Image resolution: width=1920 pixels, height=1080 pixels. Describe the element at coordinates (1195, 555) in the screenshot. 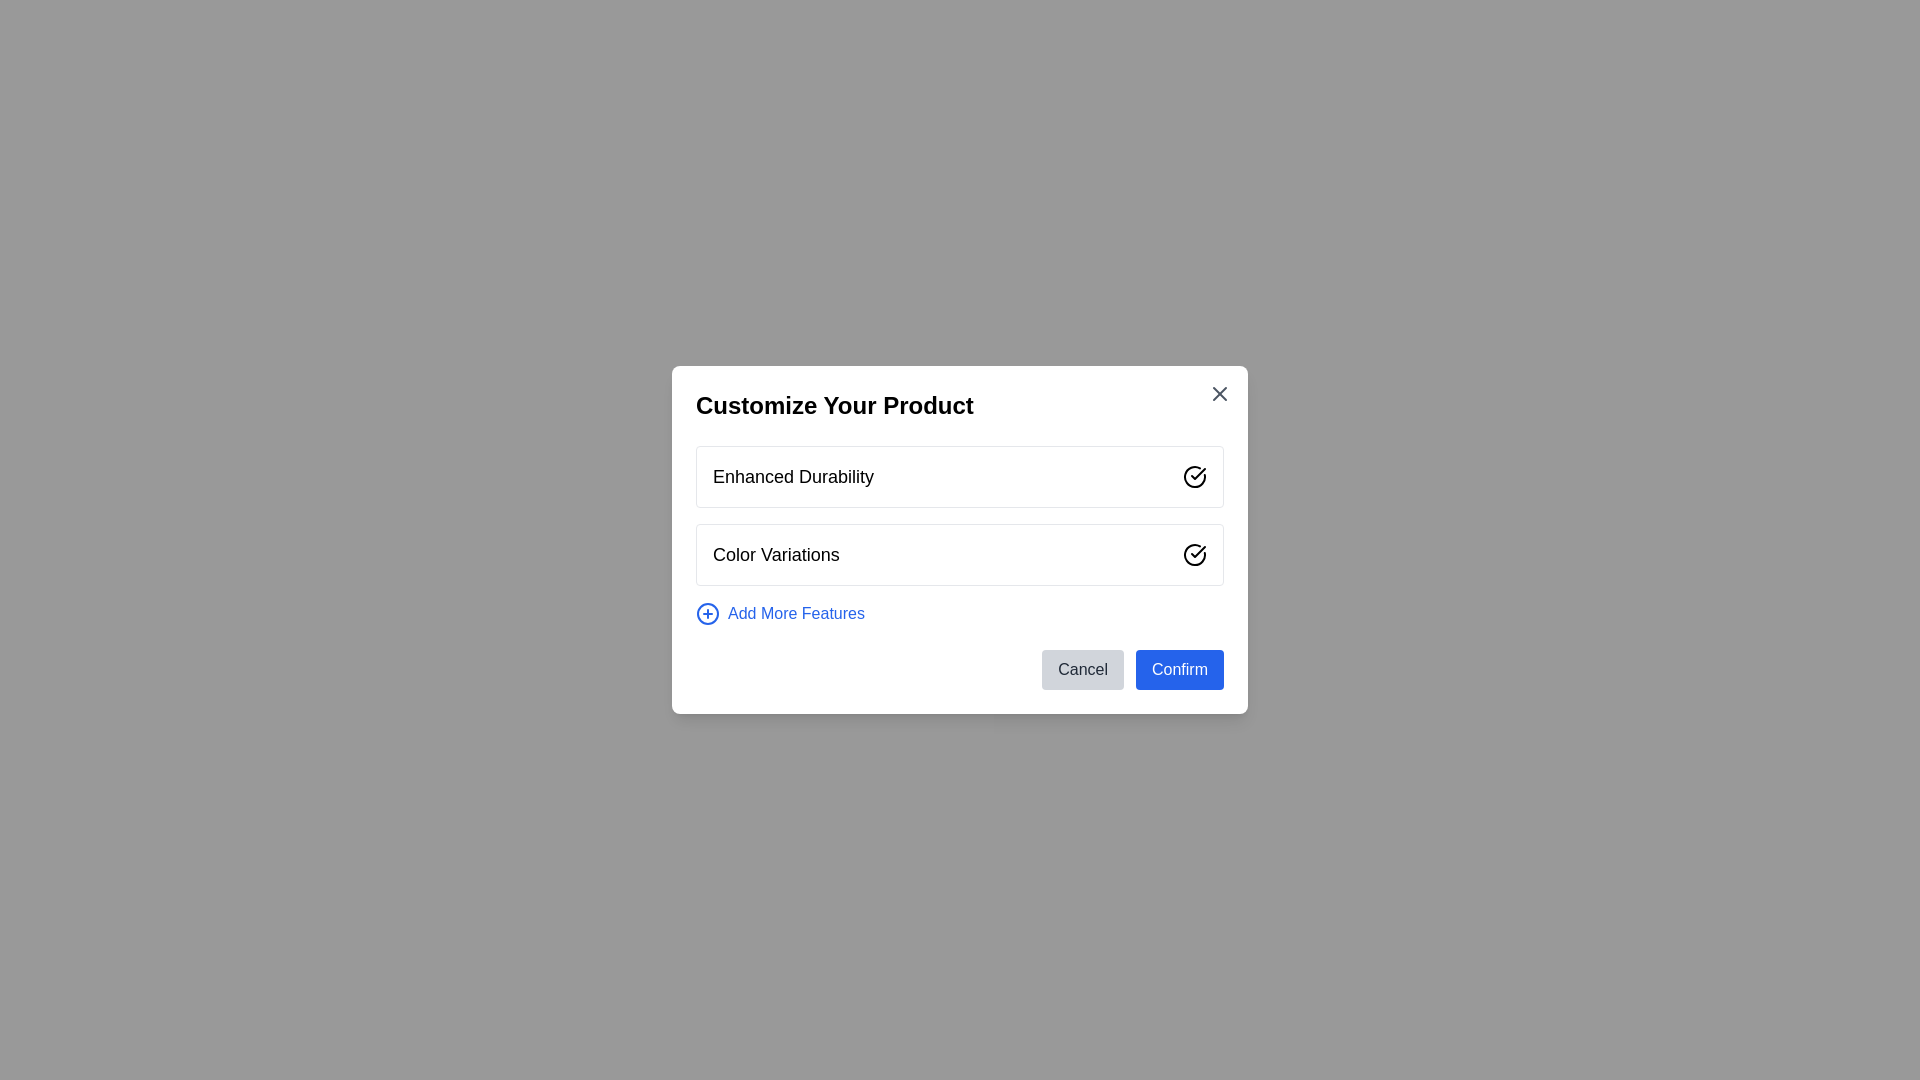

I see `the second interactive selectable icon in the 'Color Variations' section` at that location.